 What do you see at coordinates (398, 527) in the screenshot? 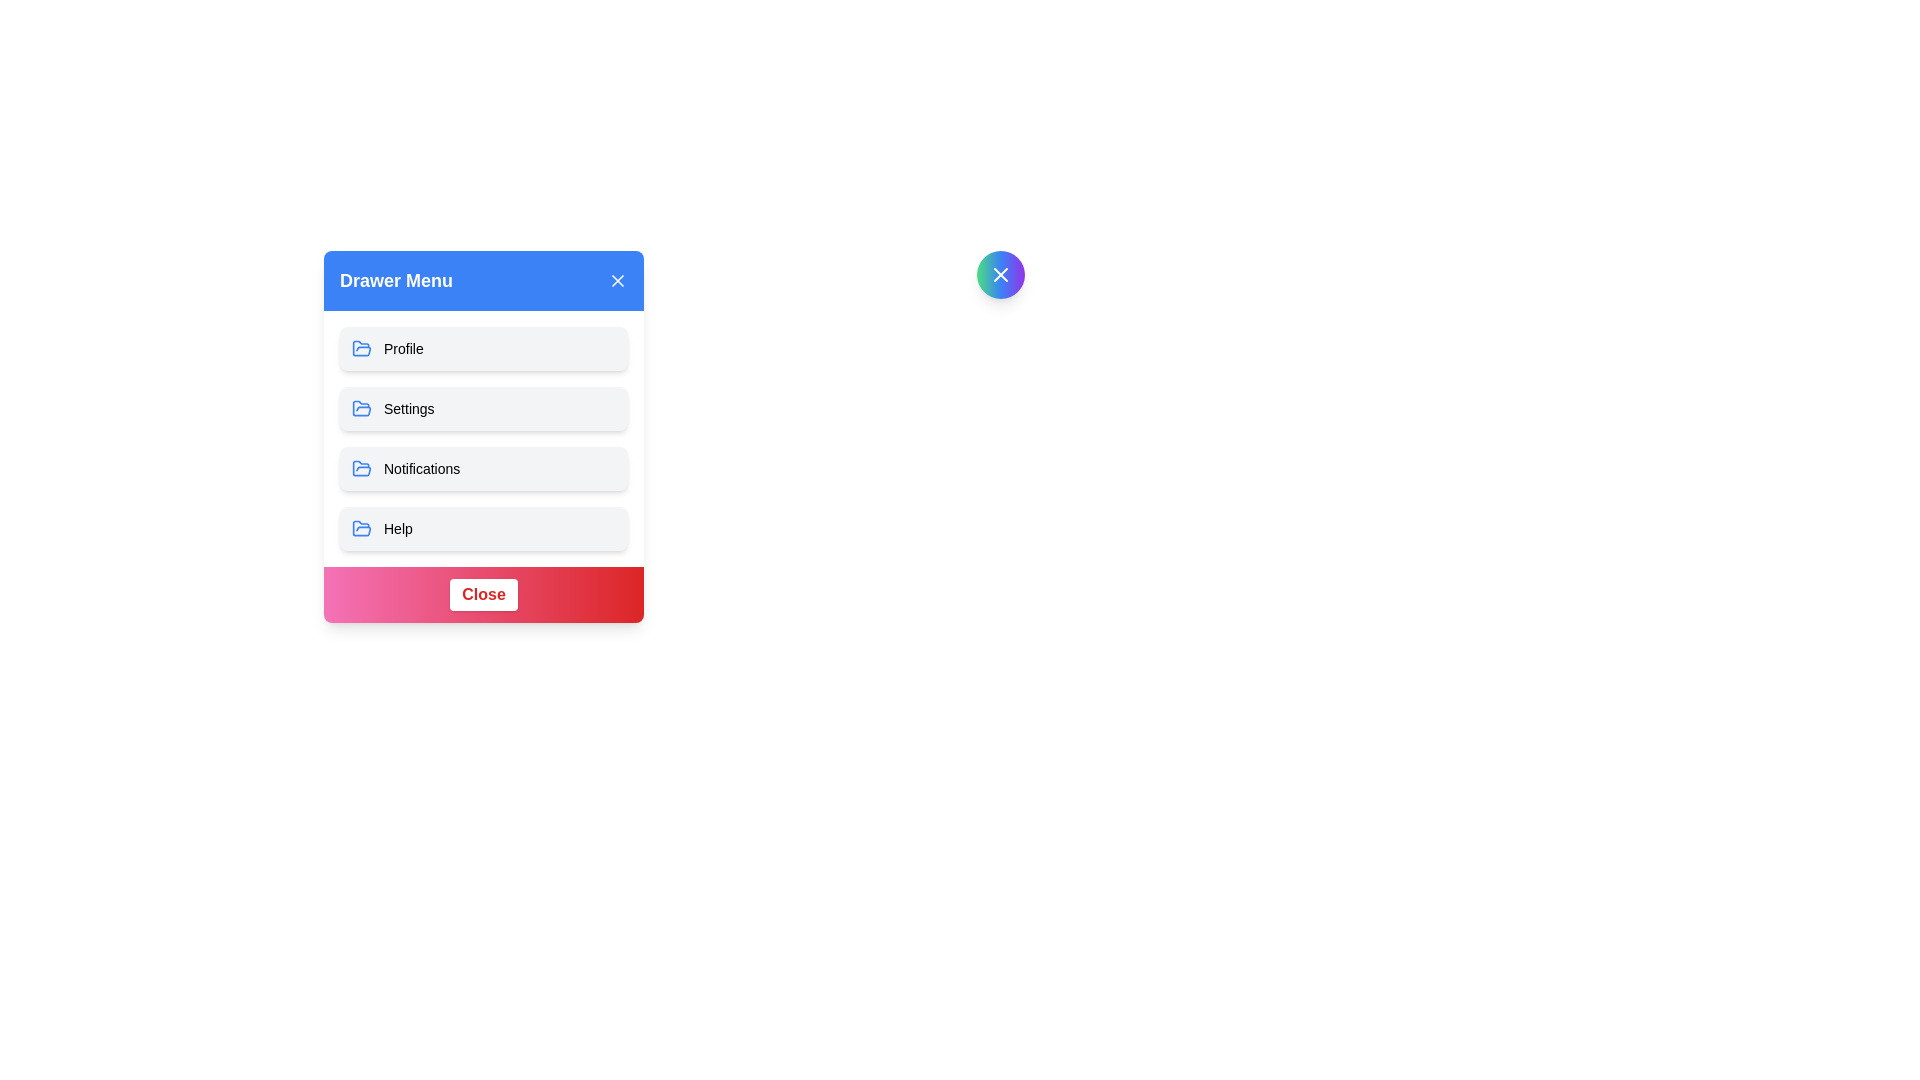
I see `the 'Help' text label, which is the last entry in a vertically stacked menu of assistance options` at bounding box center [398, 527].